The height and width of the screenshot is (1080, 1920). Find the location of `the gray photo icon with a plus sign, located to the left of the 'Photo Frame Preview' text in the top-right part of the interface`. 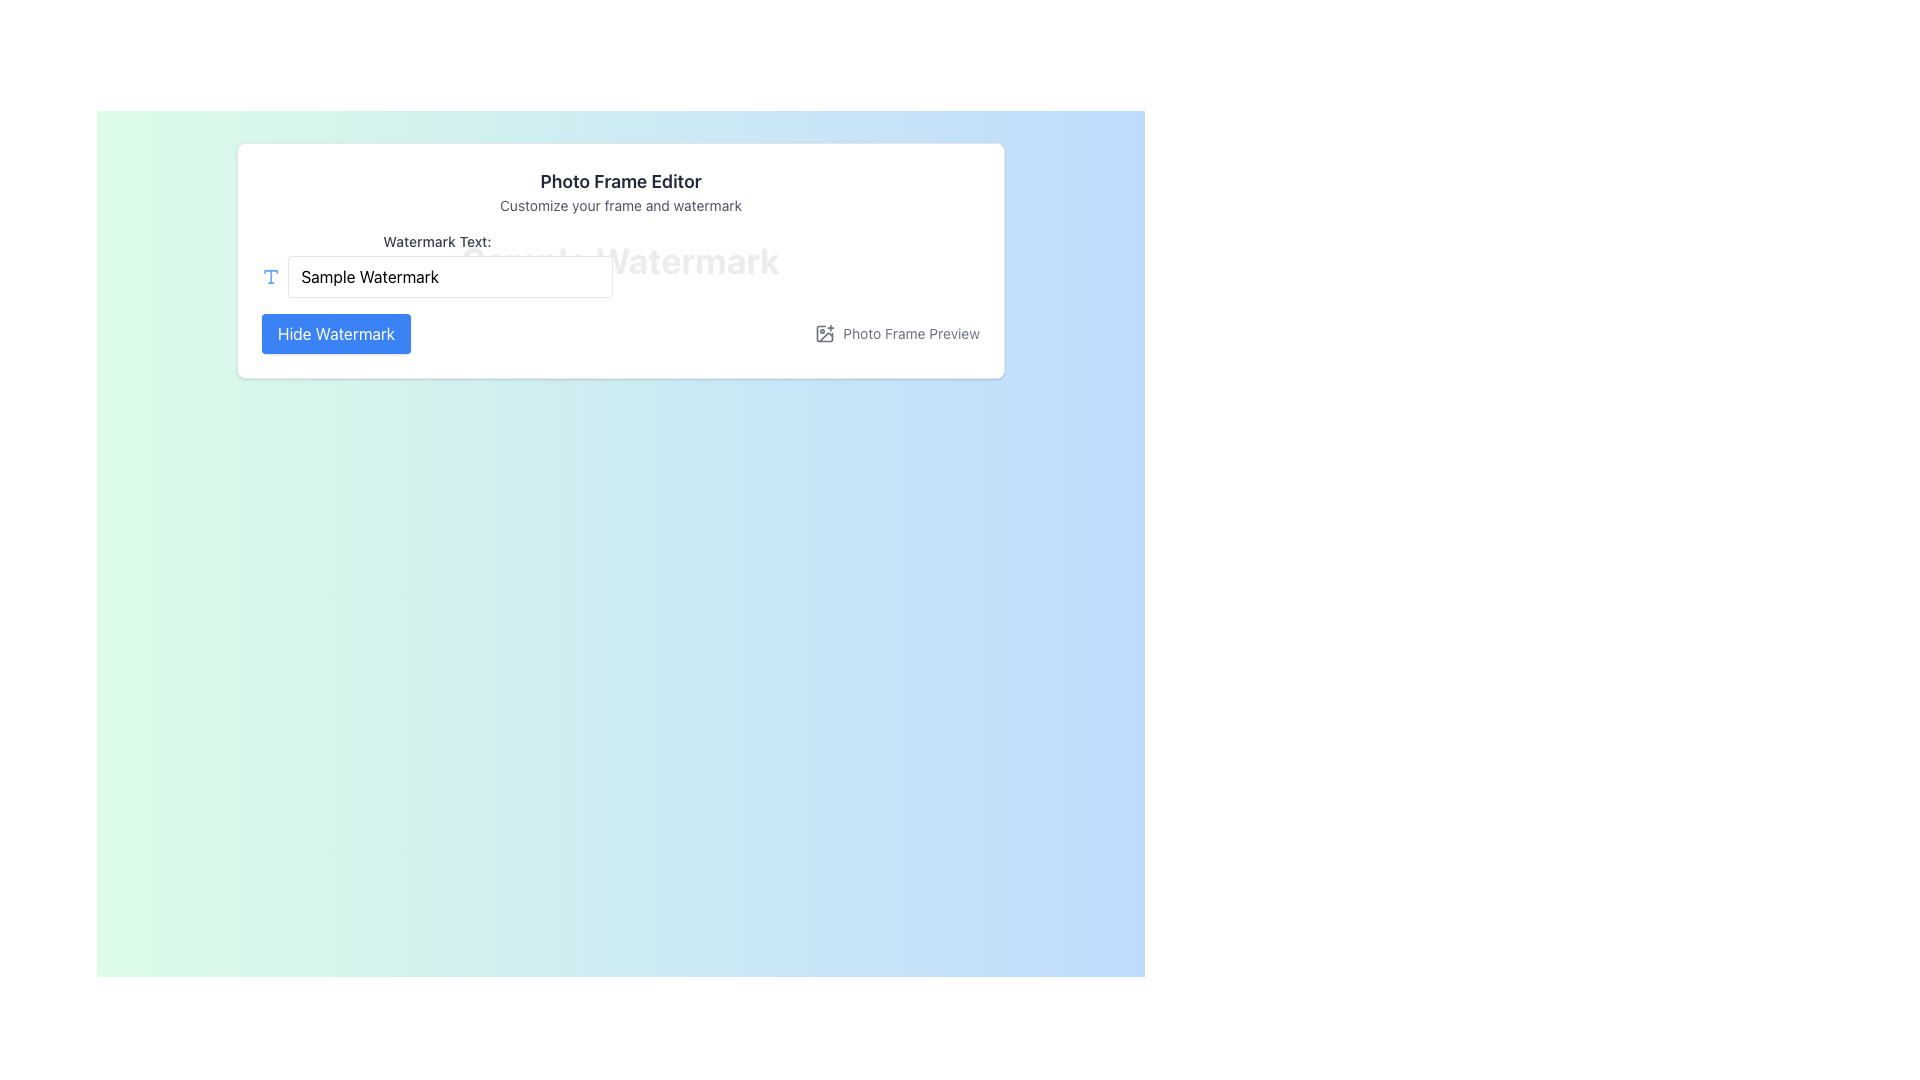

the gray photo icon with a plus sign, located to the left of the 'Photo Frame Preview' text in the top-right part of the interface is located at coordinates (825, 333).